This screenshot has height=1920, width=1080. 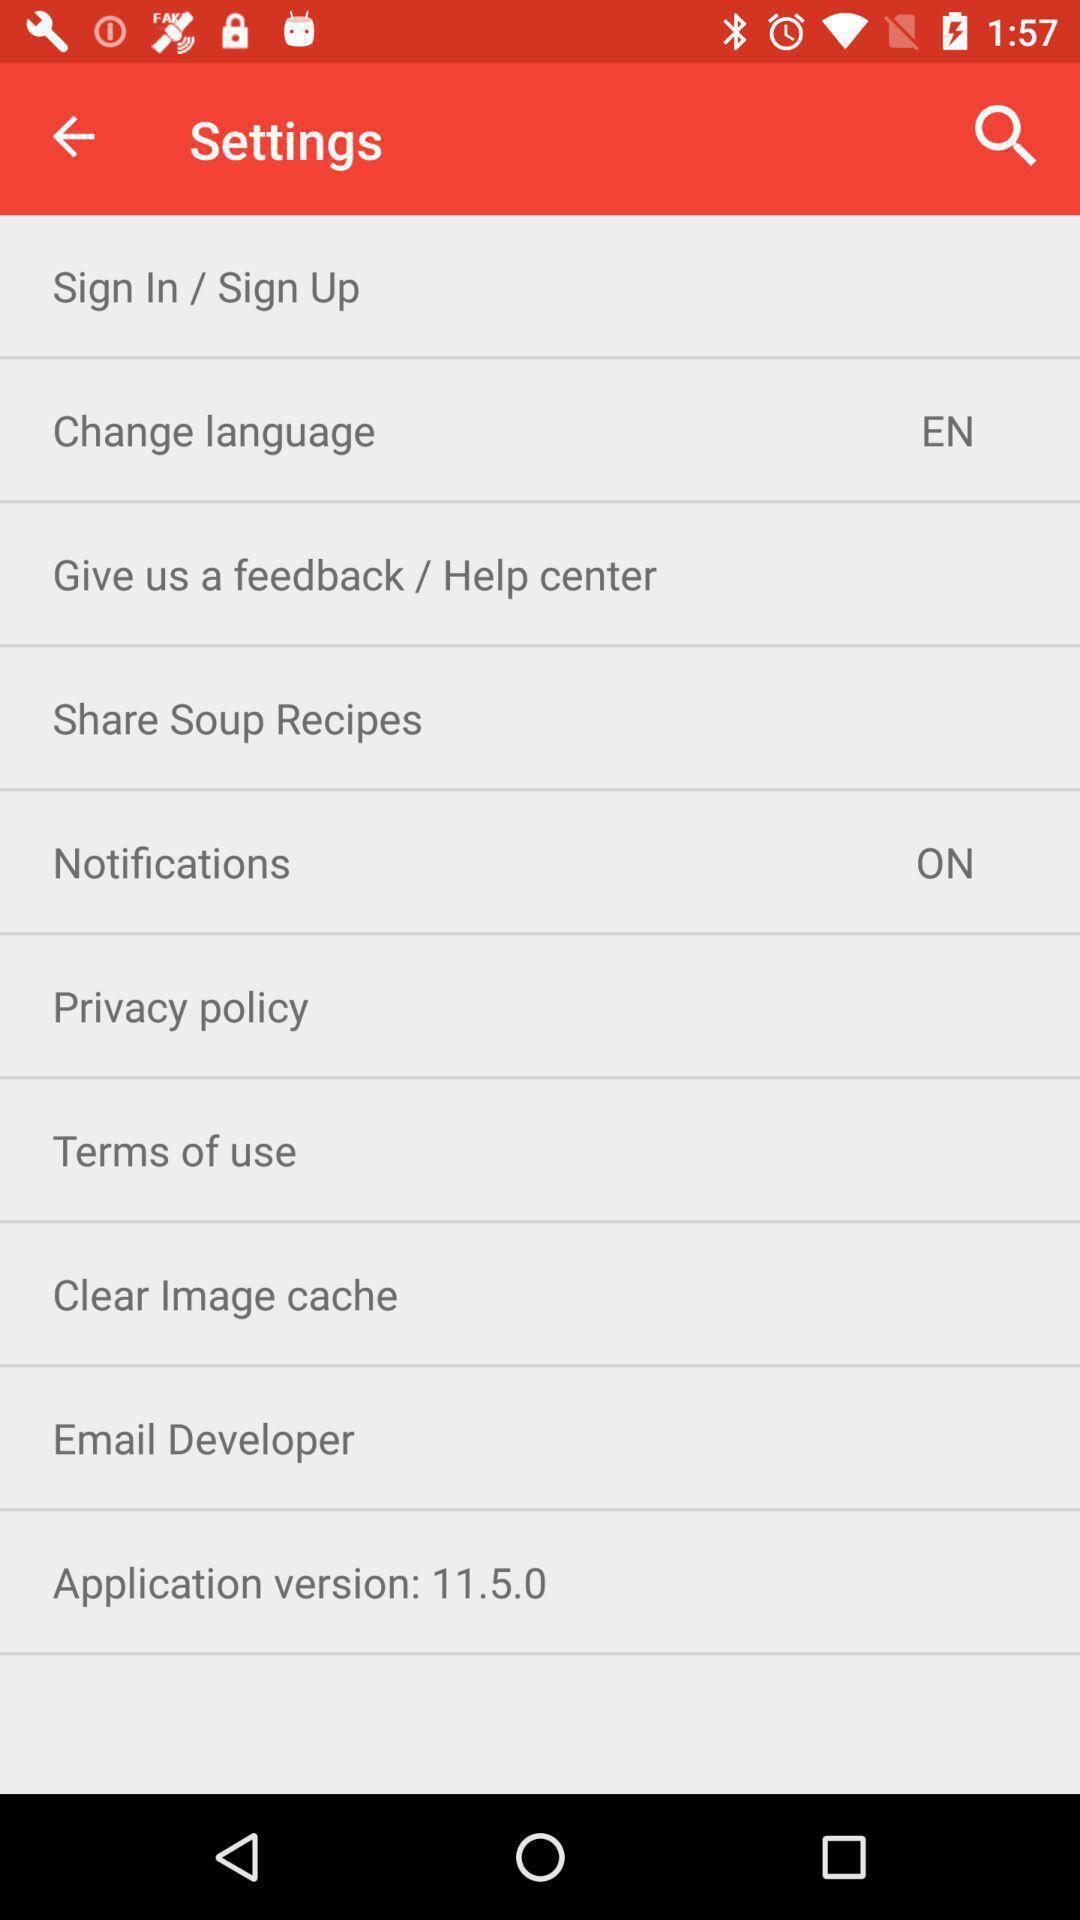 What do you see at coordinates (1006, 135) in the screenshot?
I see `the icon above sign in sign icon` at bounding box center [1006, 135].